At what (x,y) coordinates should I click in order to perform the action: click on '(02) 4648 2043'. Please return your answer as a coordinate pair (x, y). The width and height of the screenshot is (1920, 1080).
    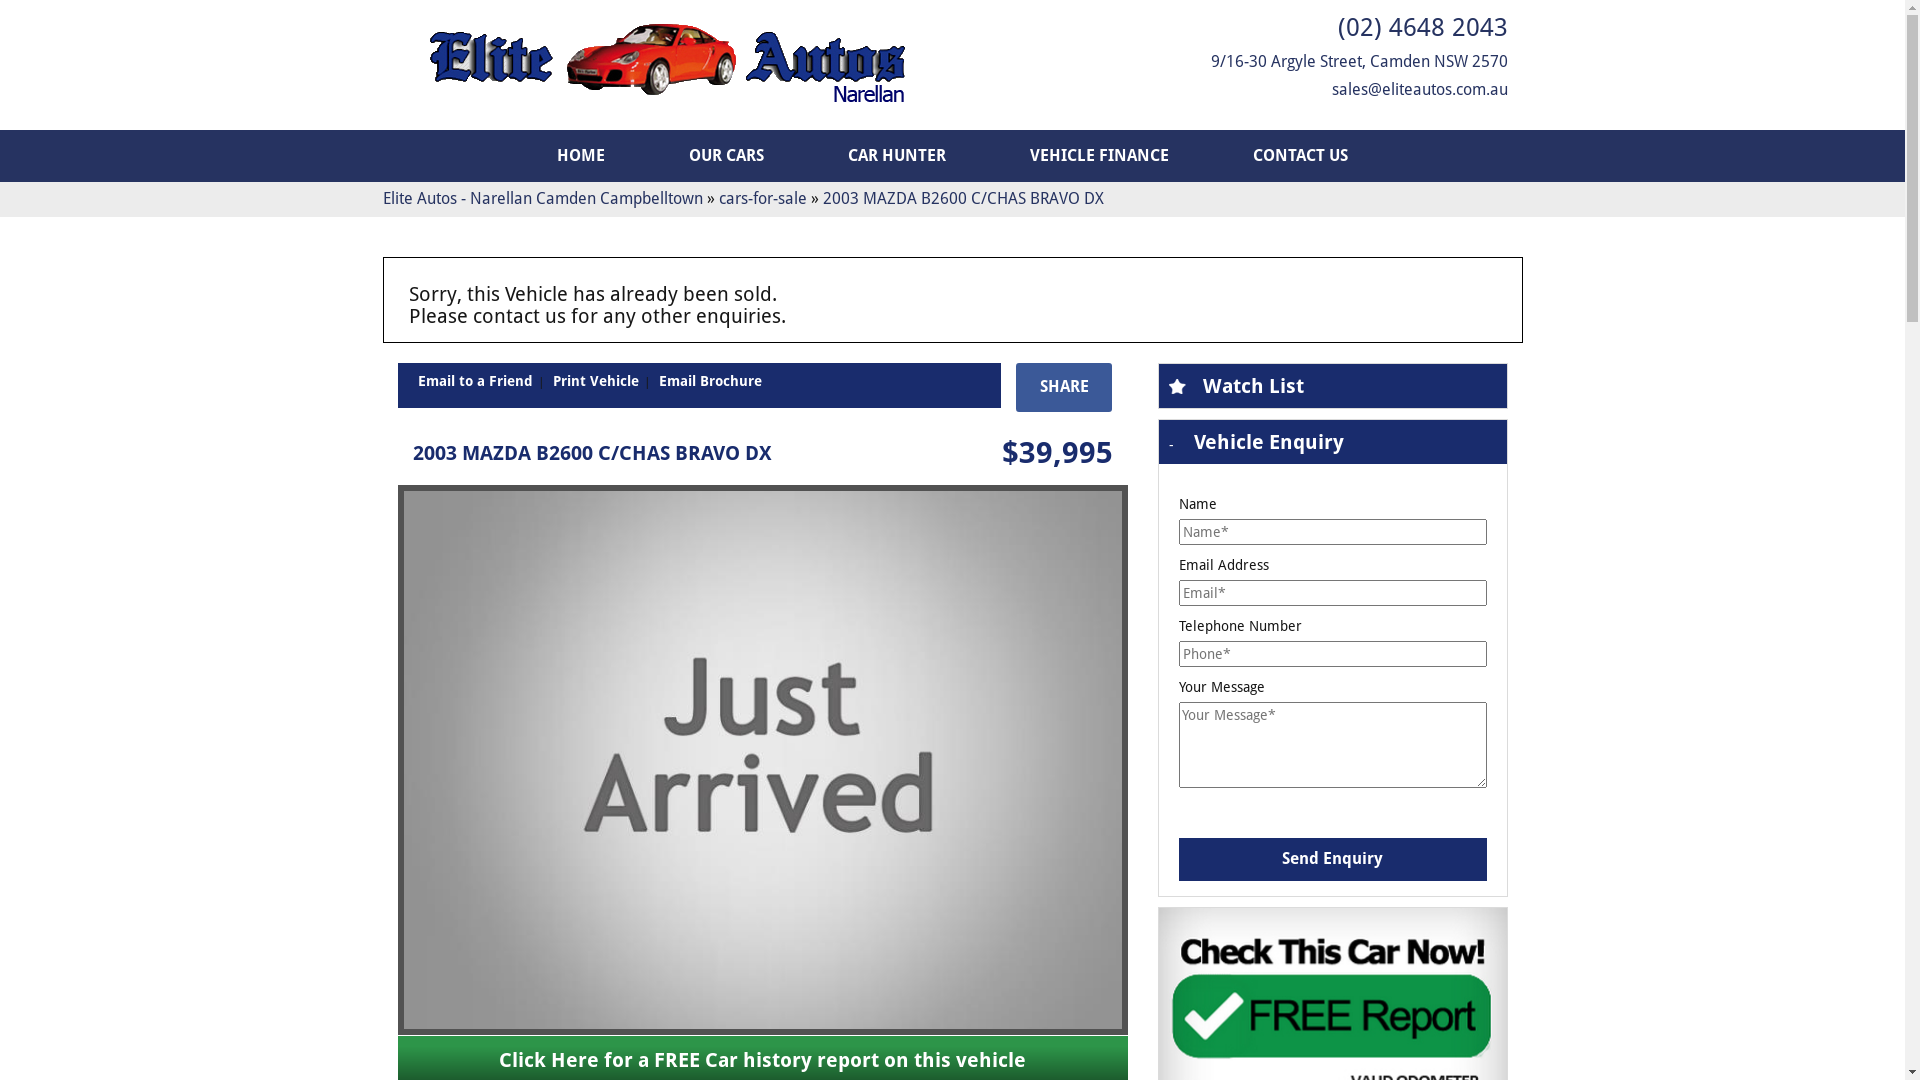
    Looking at the image, I should click on (1338, 27).